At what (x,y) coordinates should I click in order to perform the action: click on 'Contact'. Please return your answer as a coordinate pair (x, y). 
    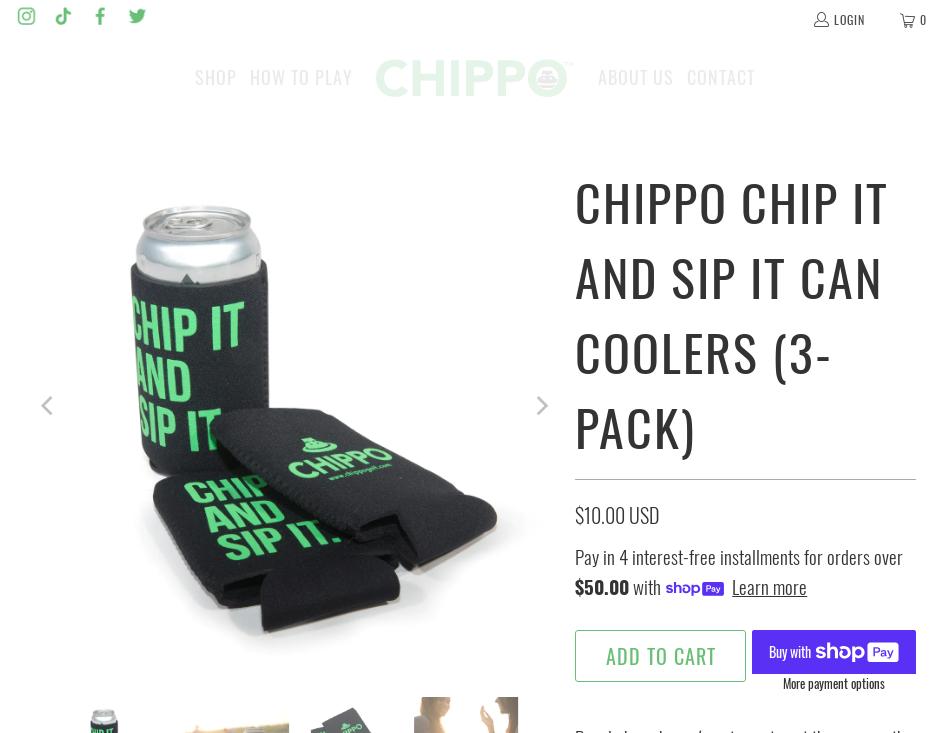
    Looking at the image, I should click on (719, 76).